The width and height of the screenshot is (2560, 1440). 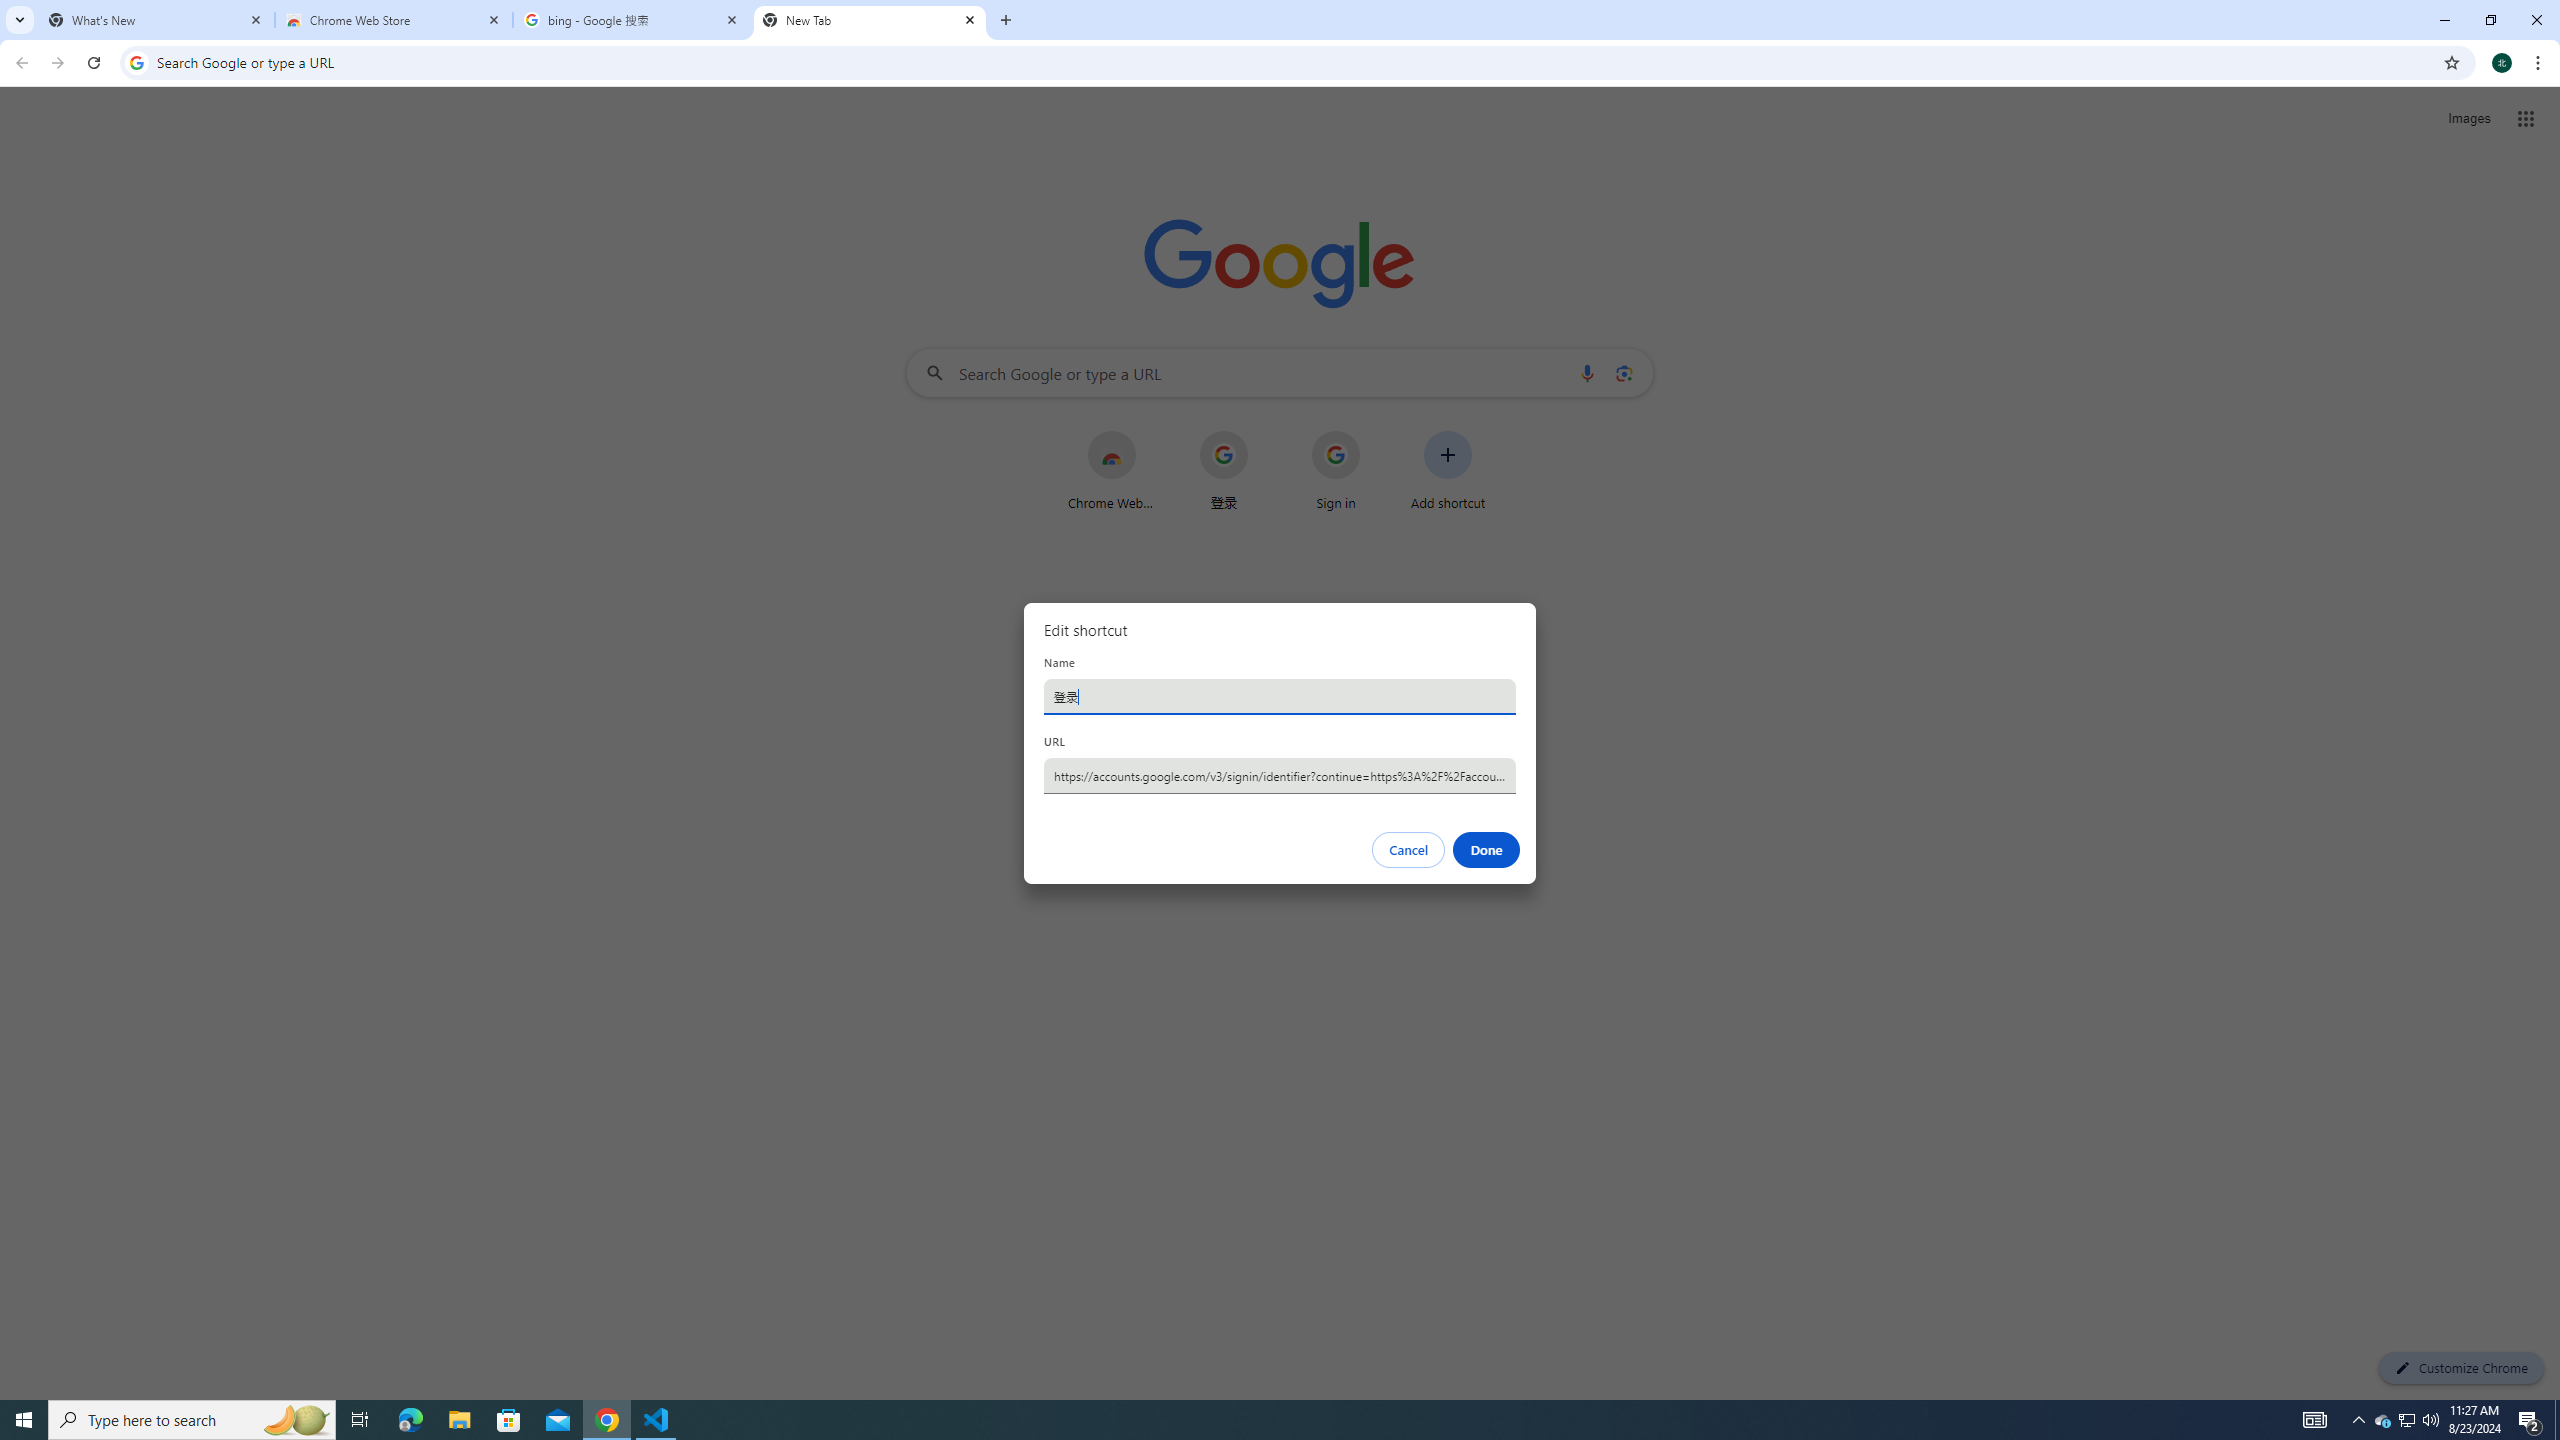 What do you see at coordinates (1280, 774) in the screenshot?
I see `'URL'` at bounding box center [1280, 774].